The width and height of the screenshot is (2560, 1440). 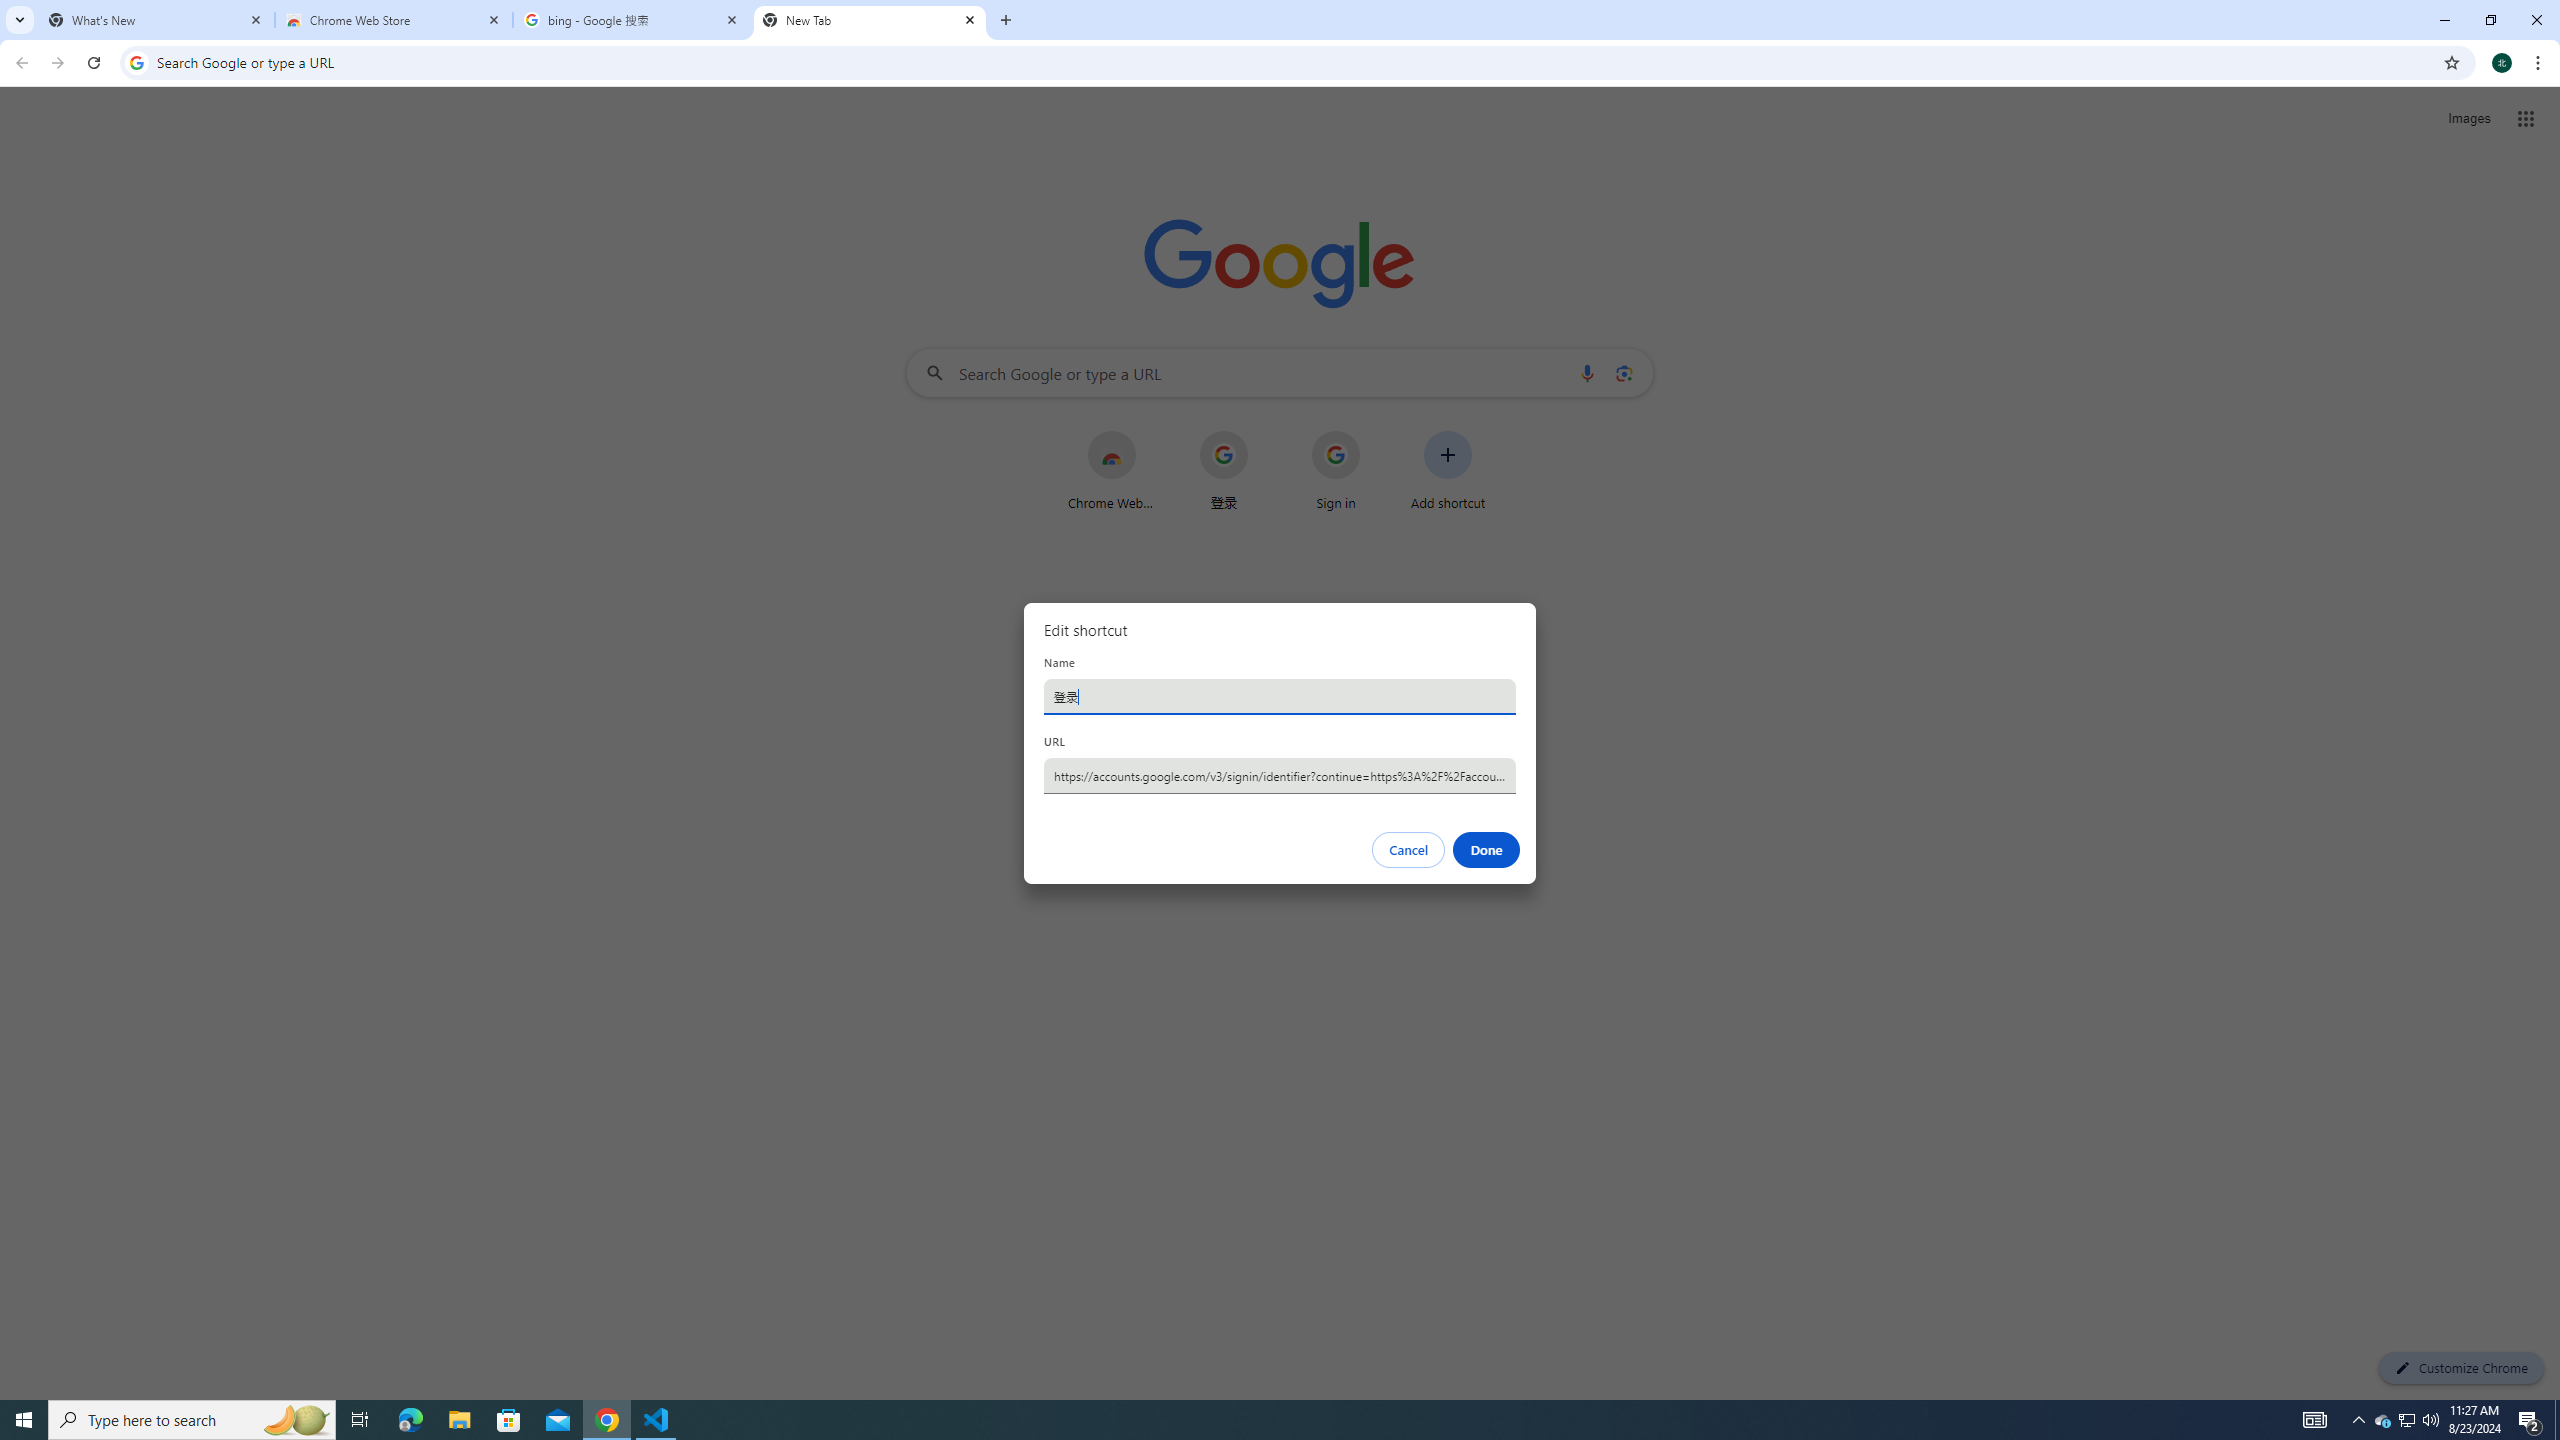 What do you see at coordinates (1280, 774) in the screenshot?
I see `'URL'` at bounding box center [1280, 774].